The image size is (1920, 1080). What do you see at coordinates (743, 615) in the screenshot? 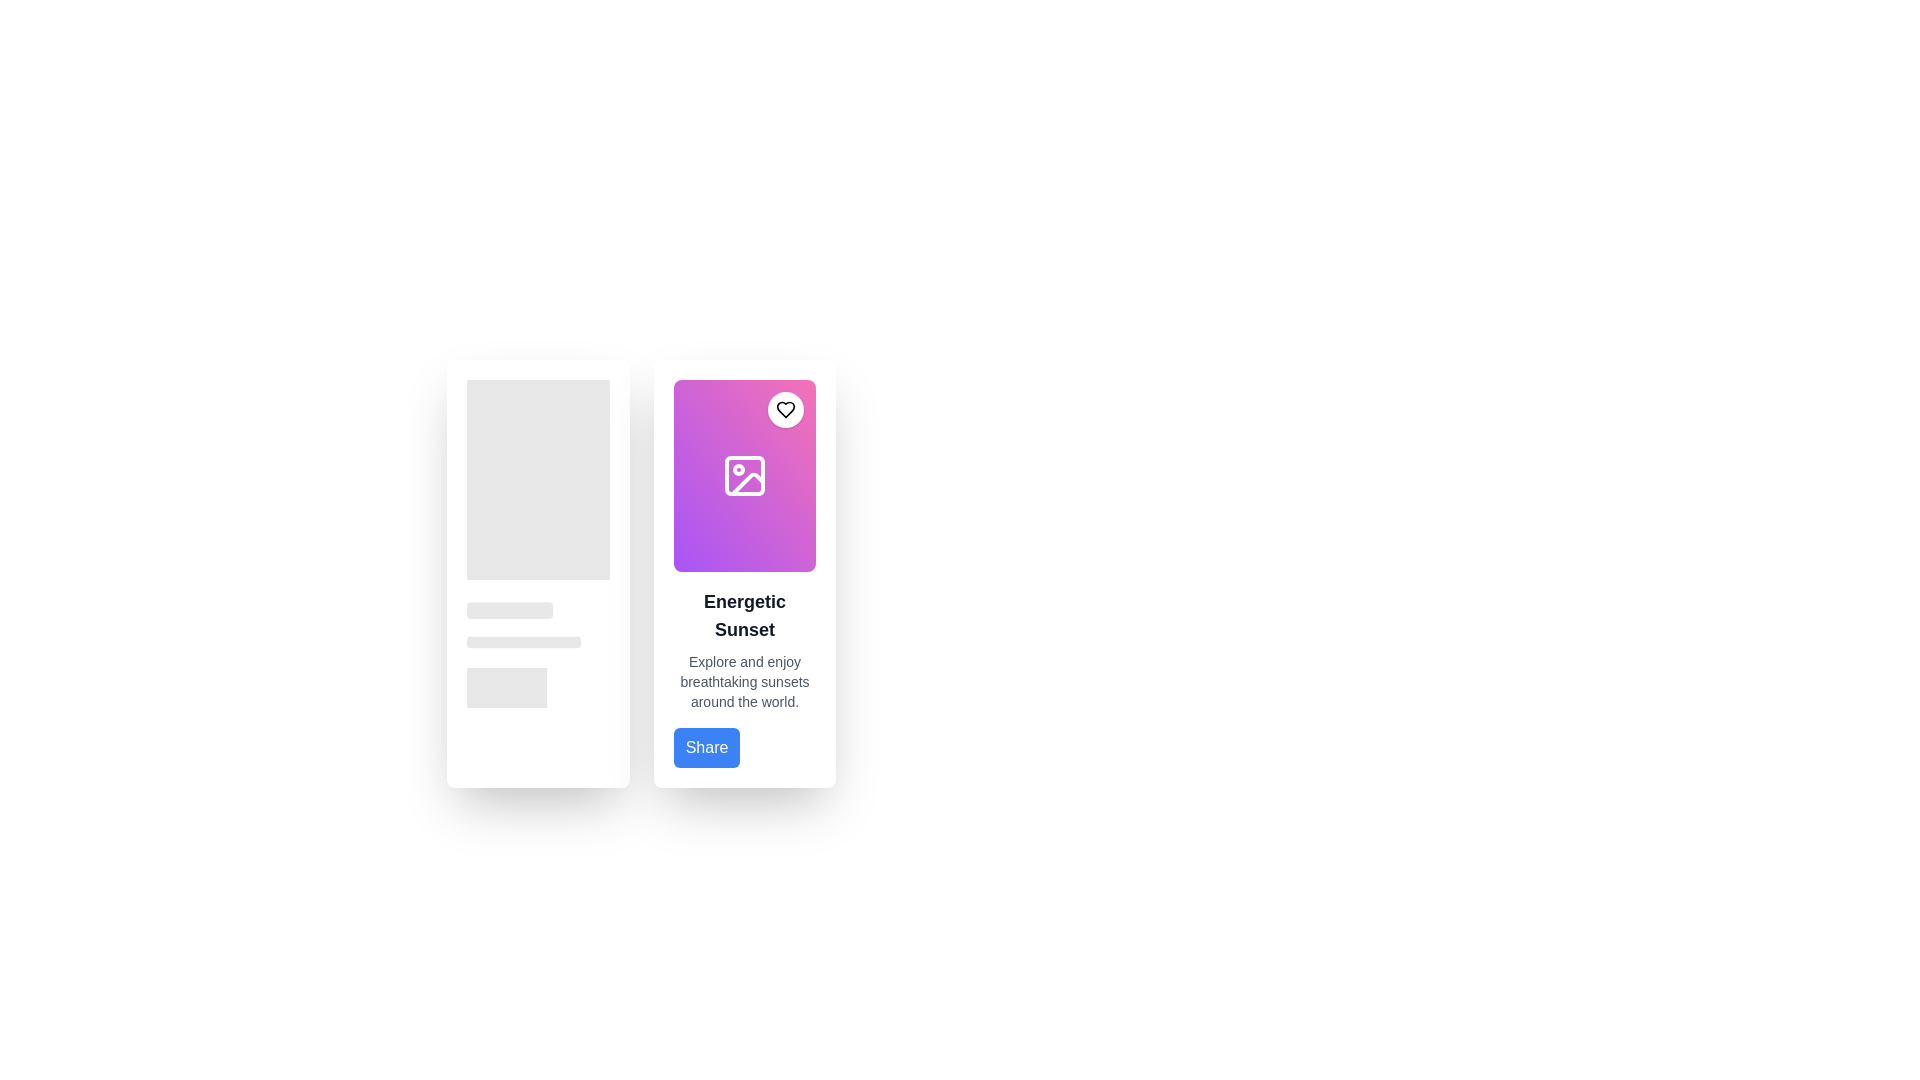
I see `title text 'Energetic Sunset' located at the upper middle section of the vertical card layout, directly below a purple gradient background` at bounding box center [743, 615].